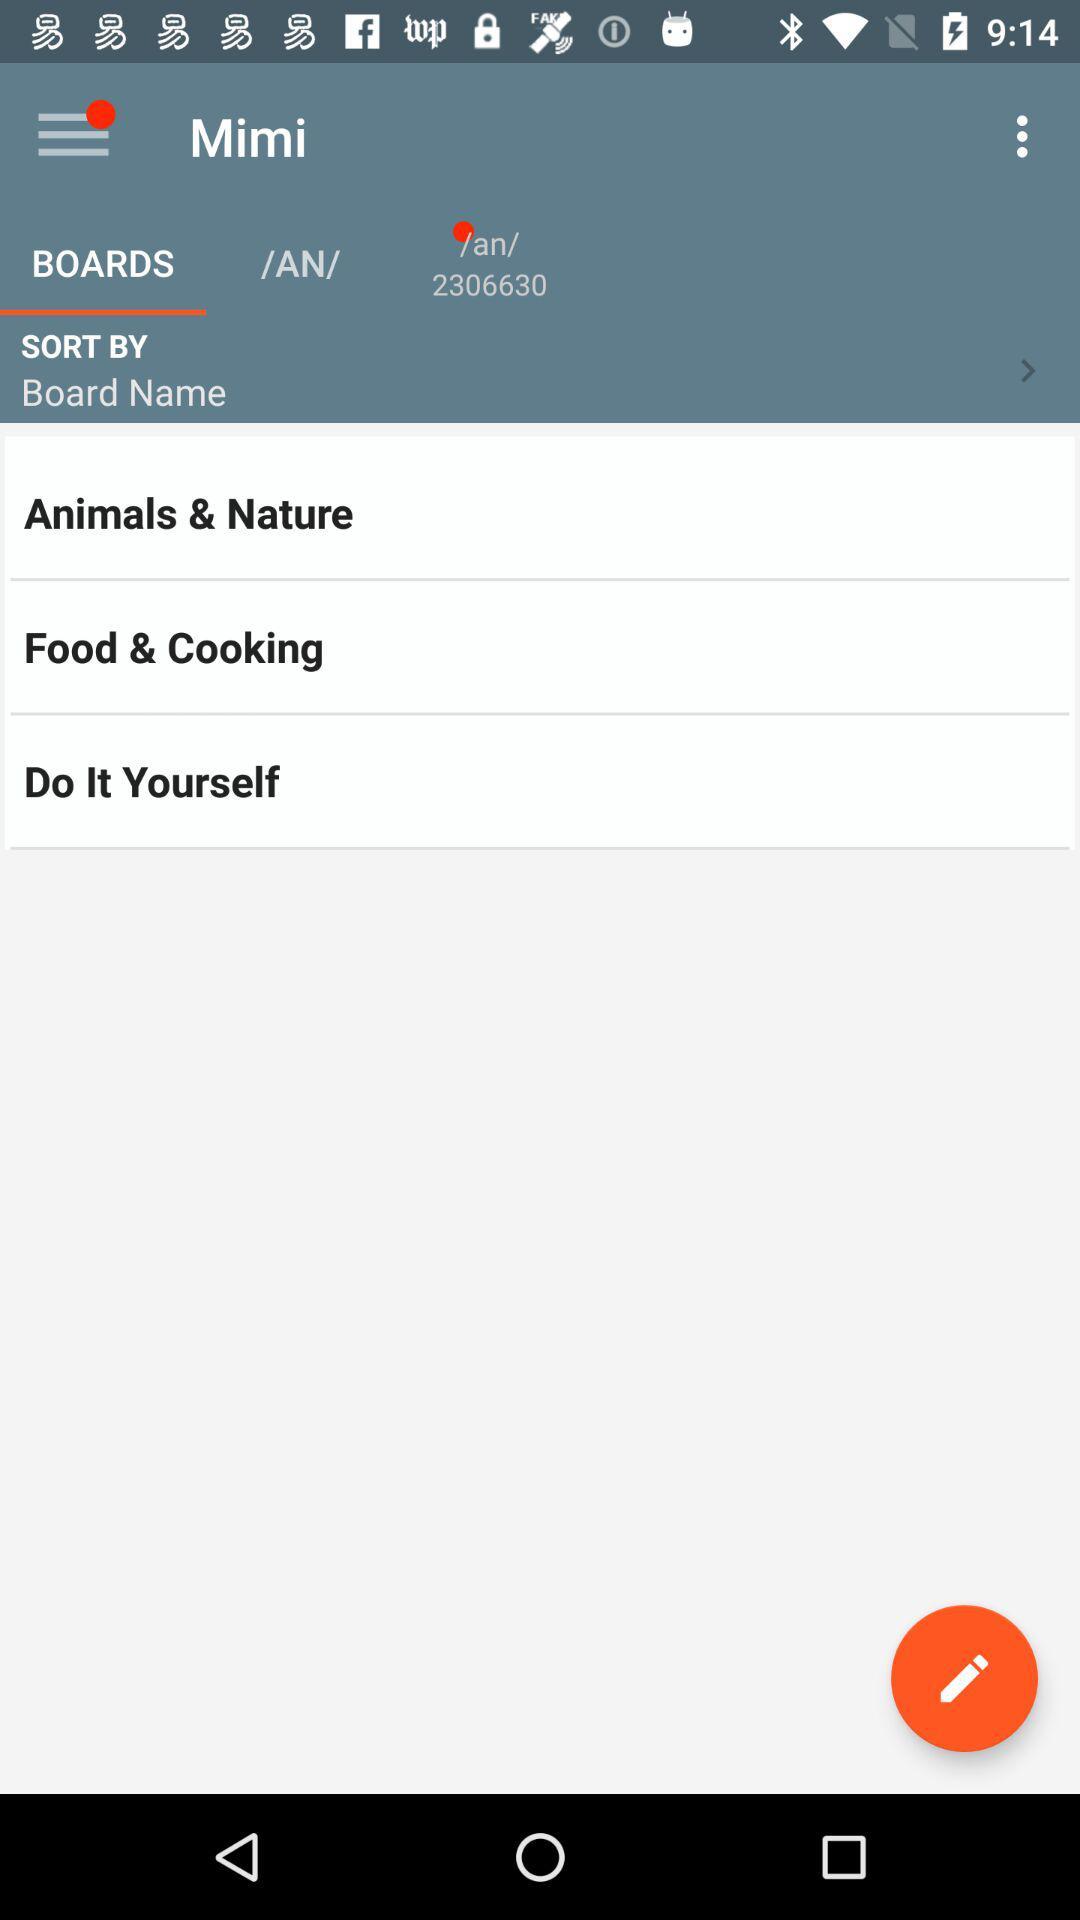  What do you see at coordinates (72, 135) in the screenshot?
I see `menu` at bounding box center [72, 135].